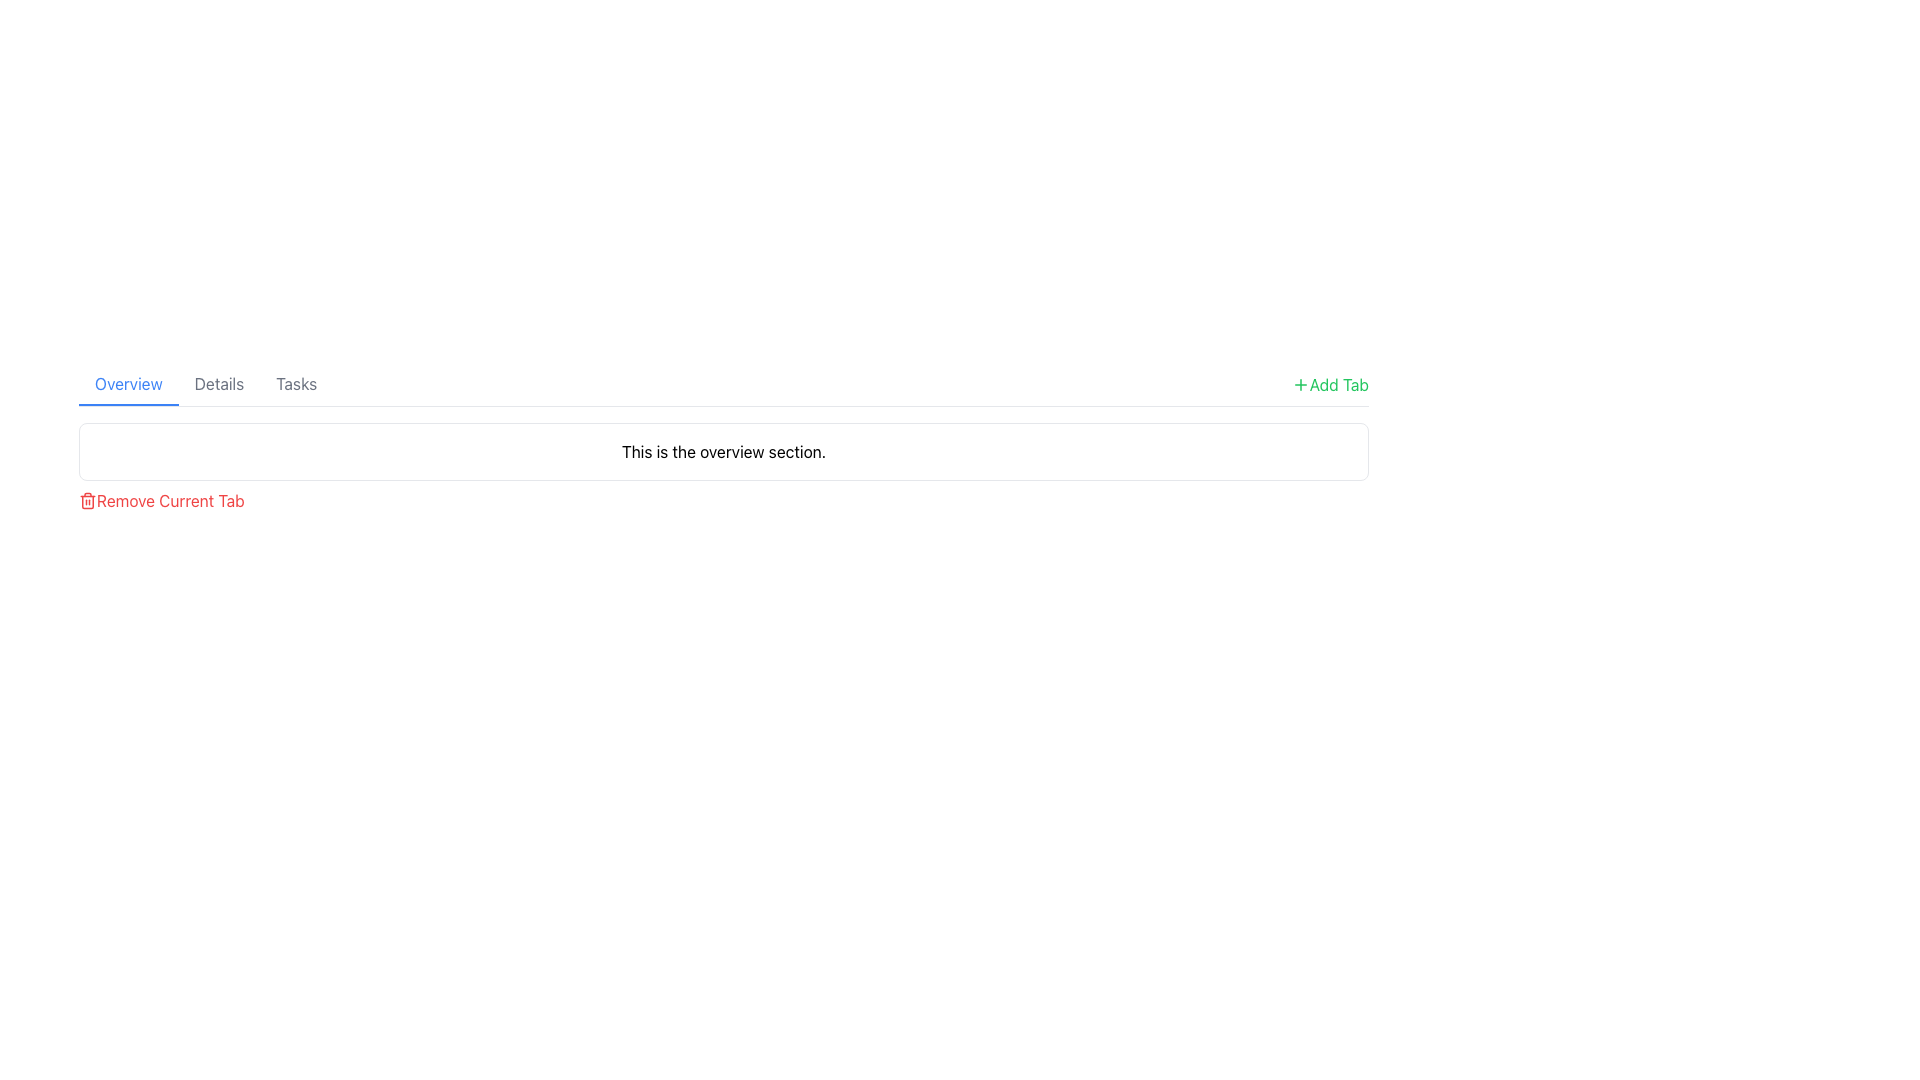 The height and width of the screenshot is (1080, 1920). Describe the element at coordinates (1300, 385) in the screenshot. I see `the '+' icon button located near the top-right corner of the interface` at that location.